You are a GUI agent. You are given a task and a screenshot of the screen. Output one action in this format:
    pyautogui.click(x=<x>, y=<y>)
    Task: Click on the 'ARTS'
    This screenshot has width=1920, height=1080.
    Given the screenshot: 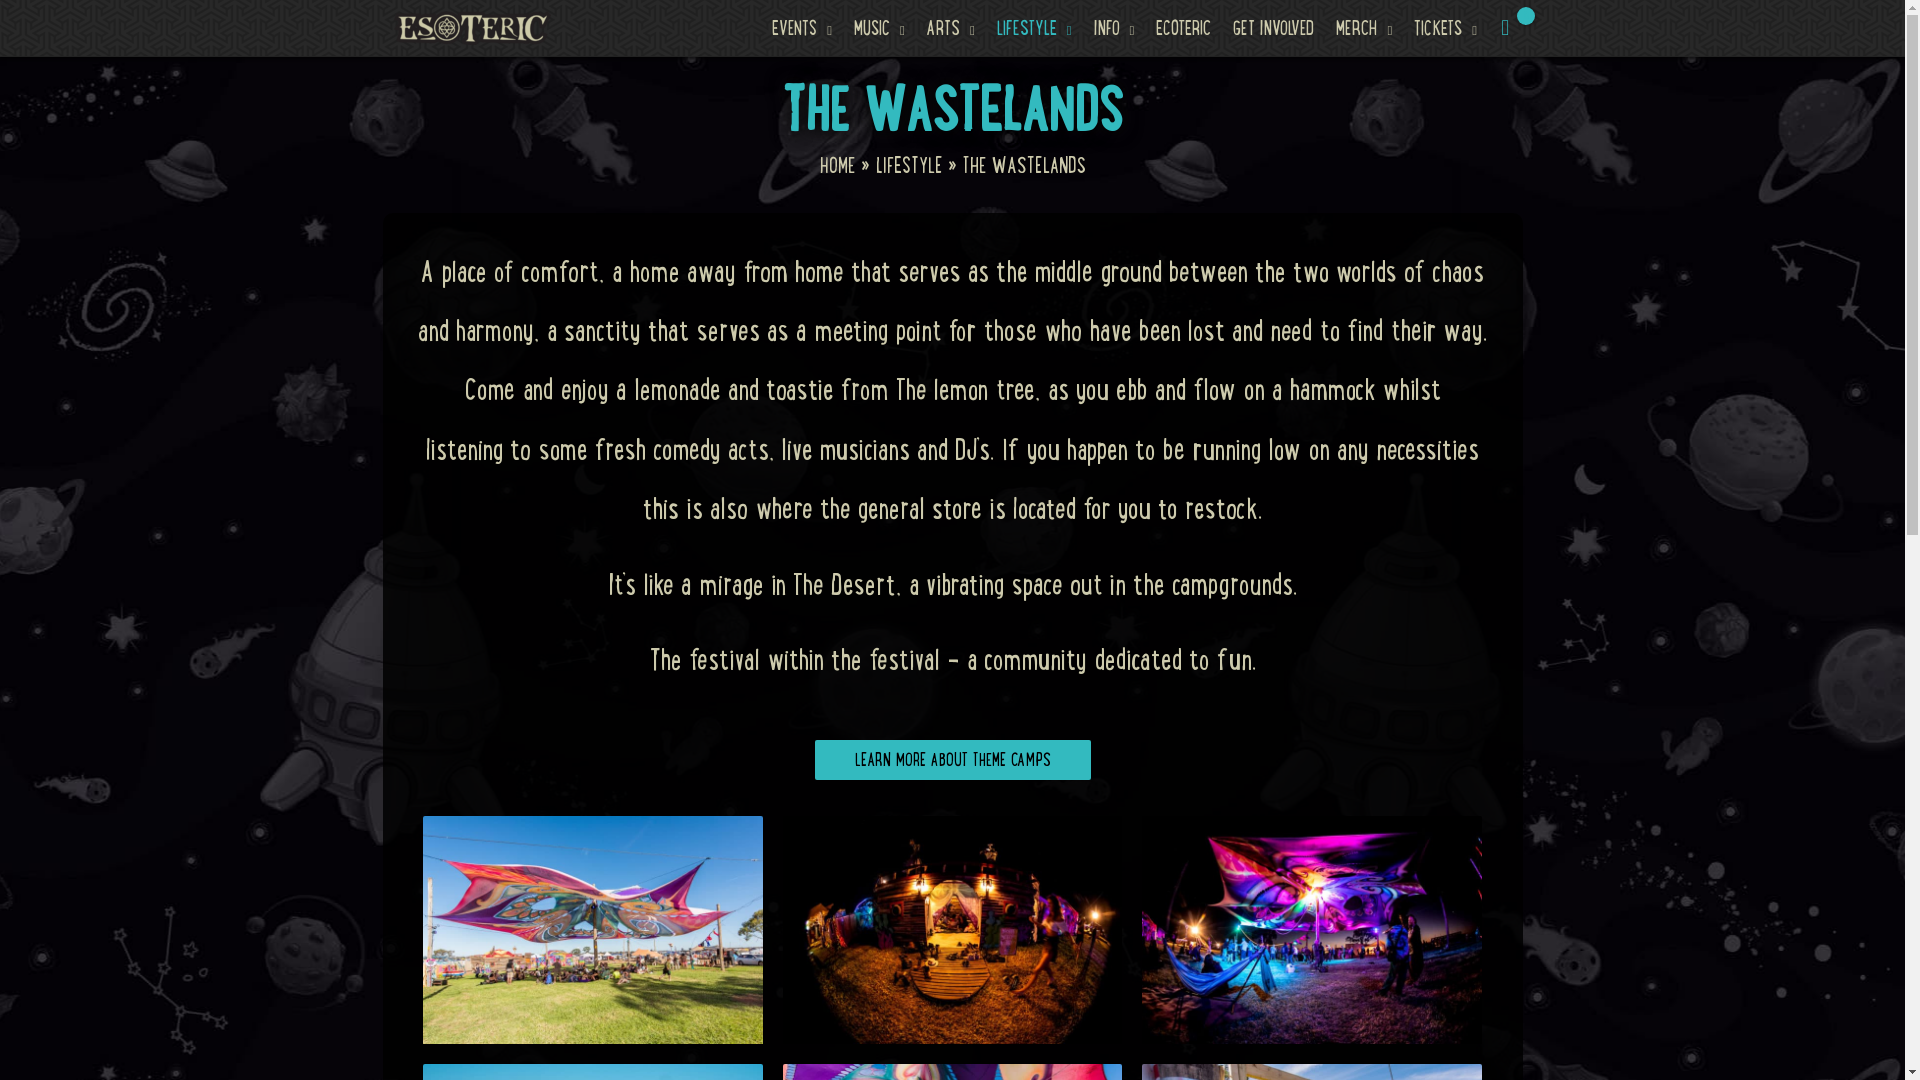 What is the action you would take?
    pyautogui.click(x=949, y=27)
    